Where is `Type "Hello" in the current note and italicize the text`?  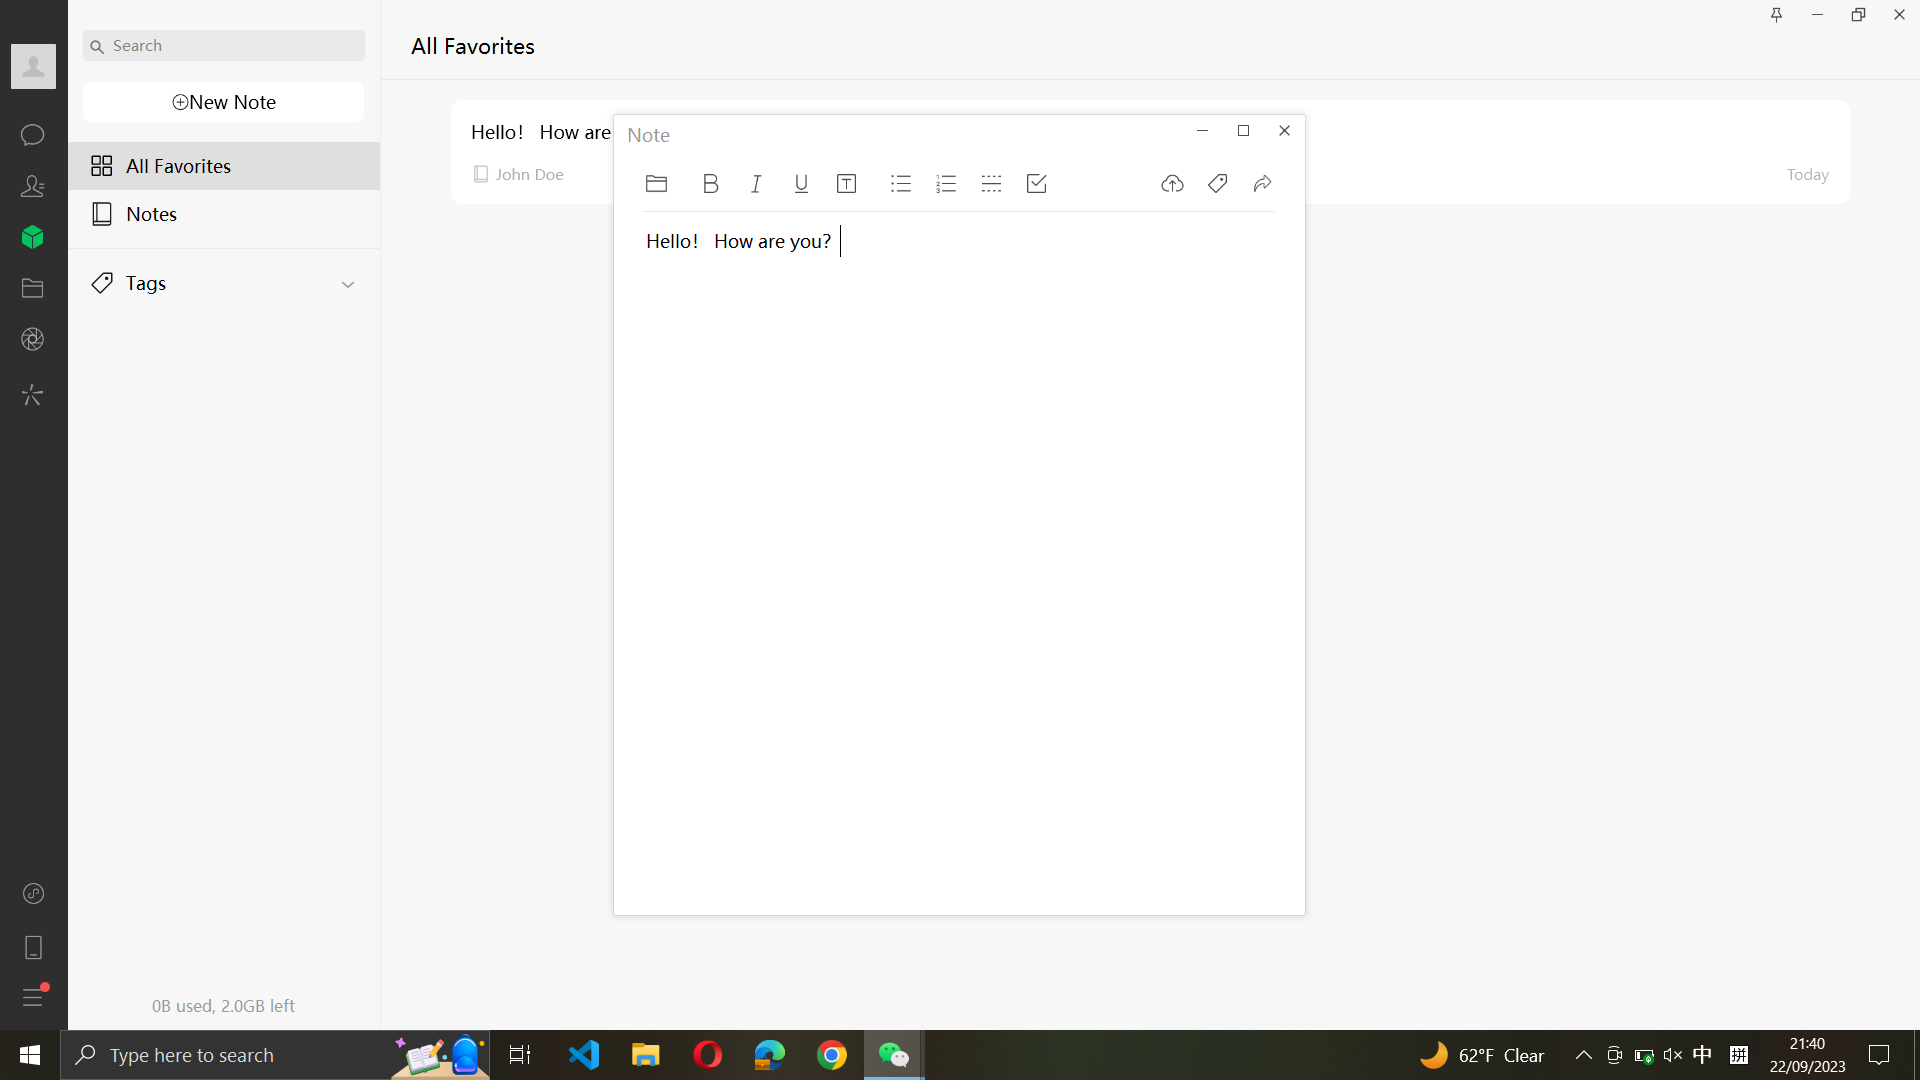
Type "Hello" in the current note and italicize the text is located at coordinates (727, 585).